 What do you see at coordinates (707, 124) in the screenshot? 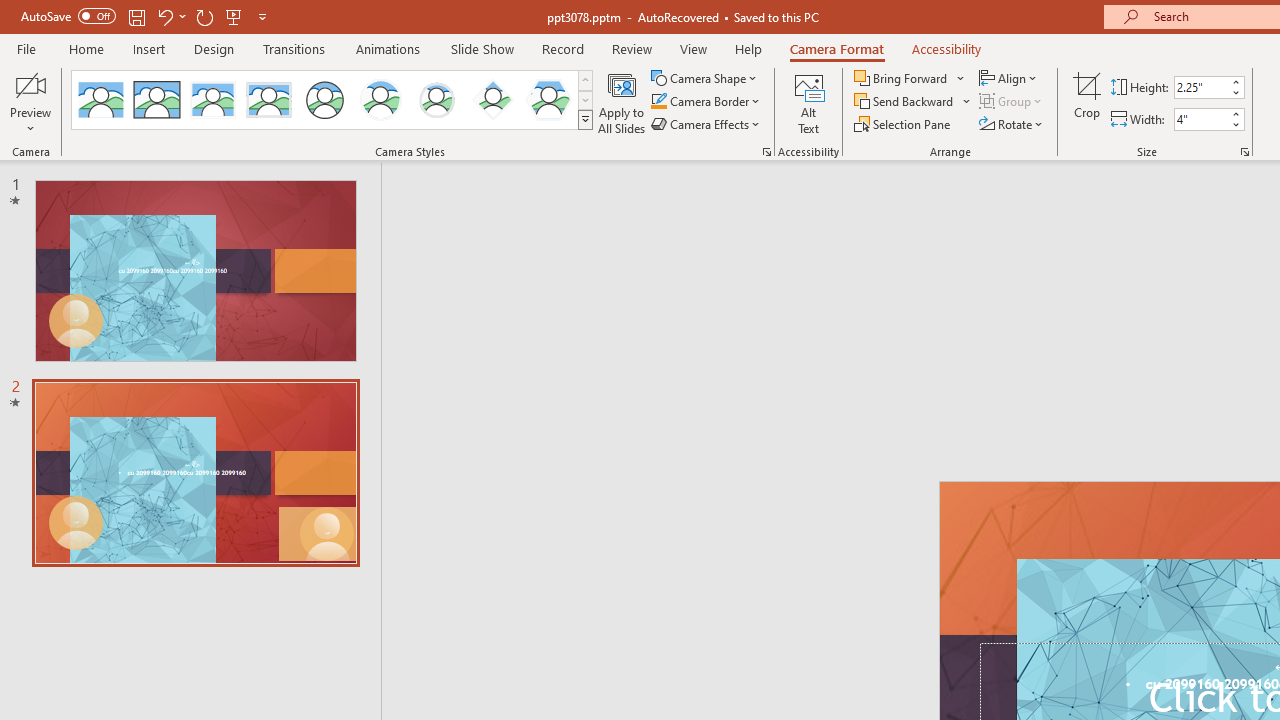
I see `'Camera Effects'` at bounding box center [707, 124].